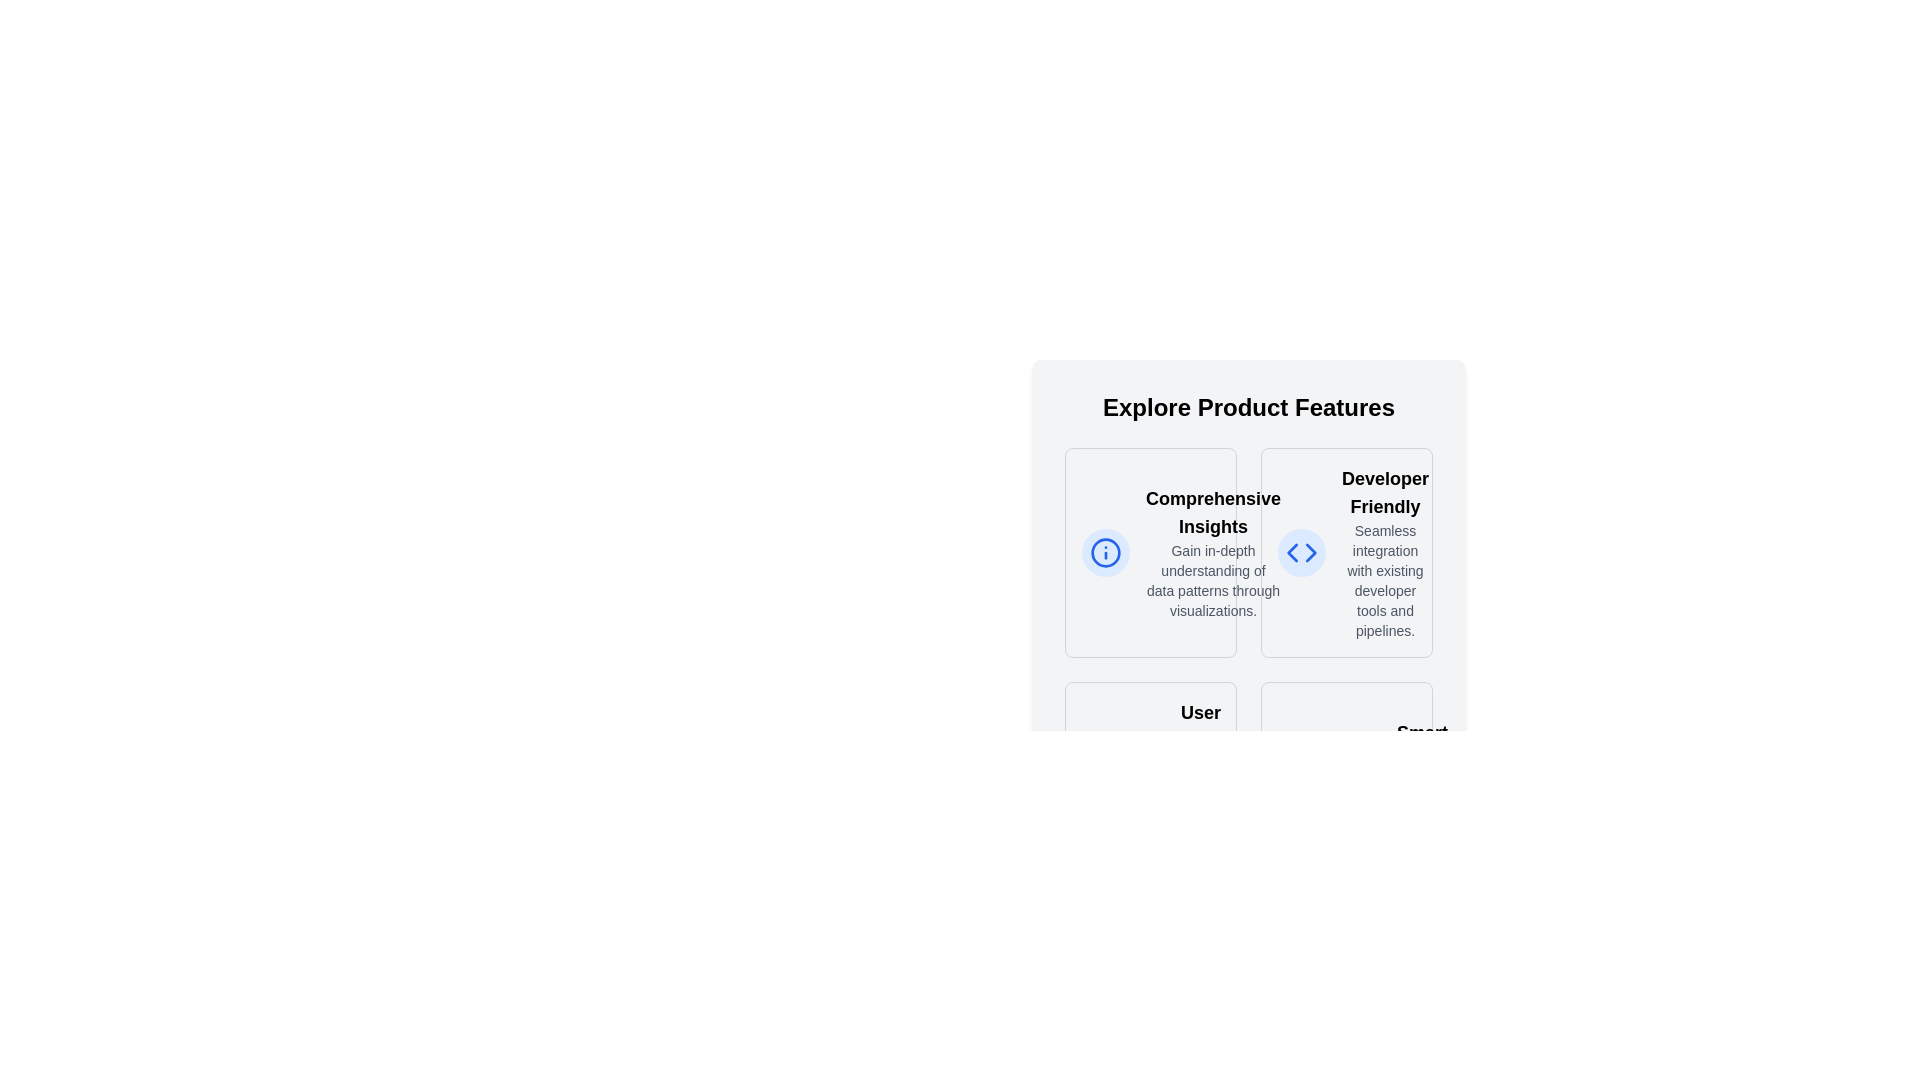 The height and width of the screenshot is (1080, 1920). I want to click on the informational icon located at the top-left corner of the 'Comprehensive Insights' card, so click(1104, 552).